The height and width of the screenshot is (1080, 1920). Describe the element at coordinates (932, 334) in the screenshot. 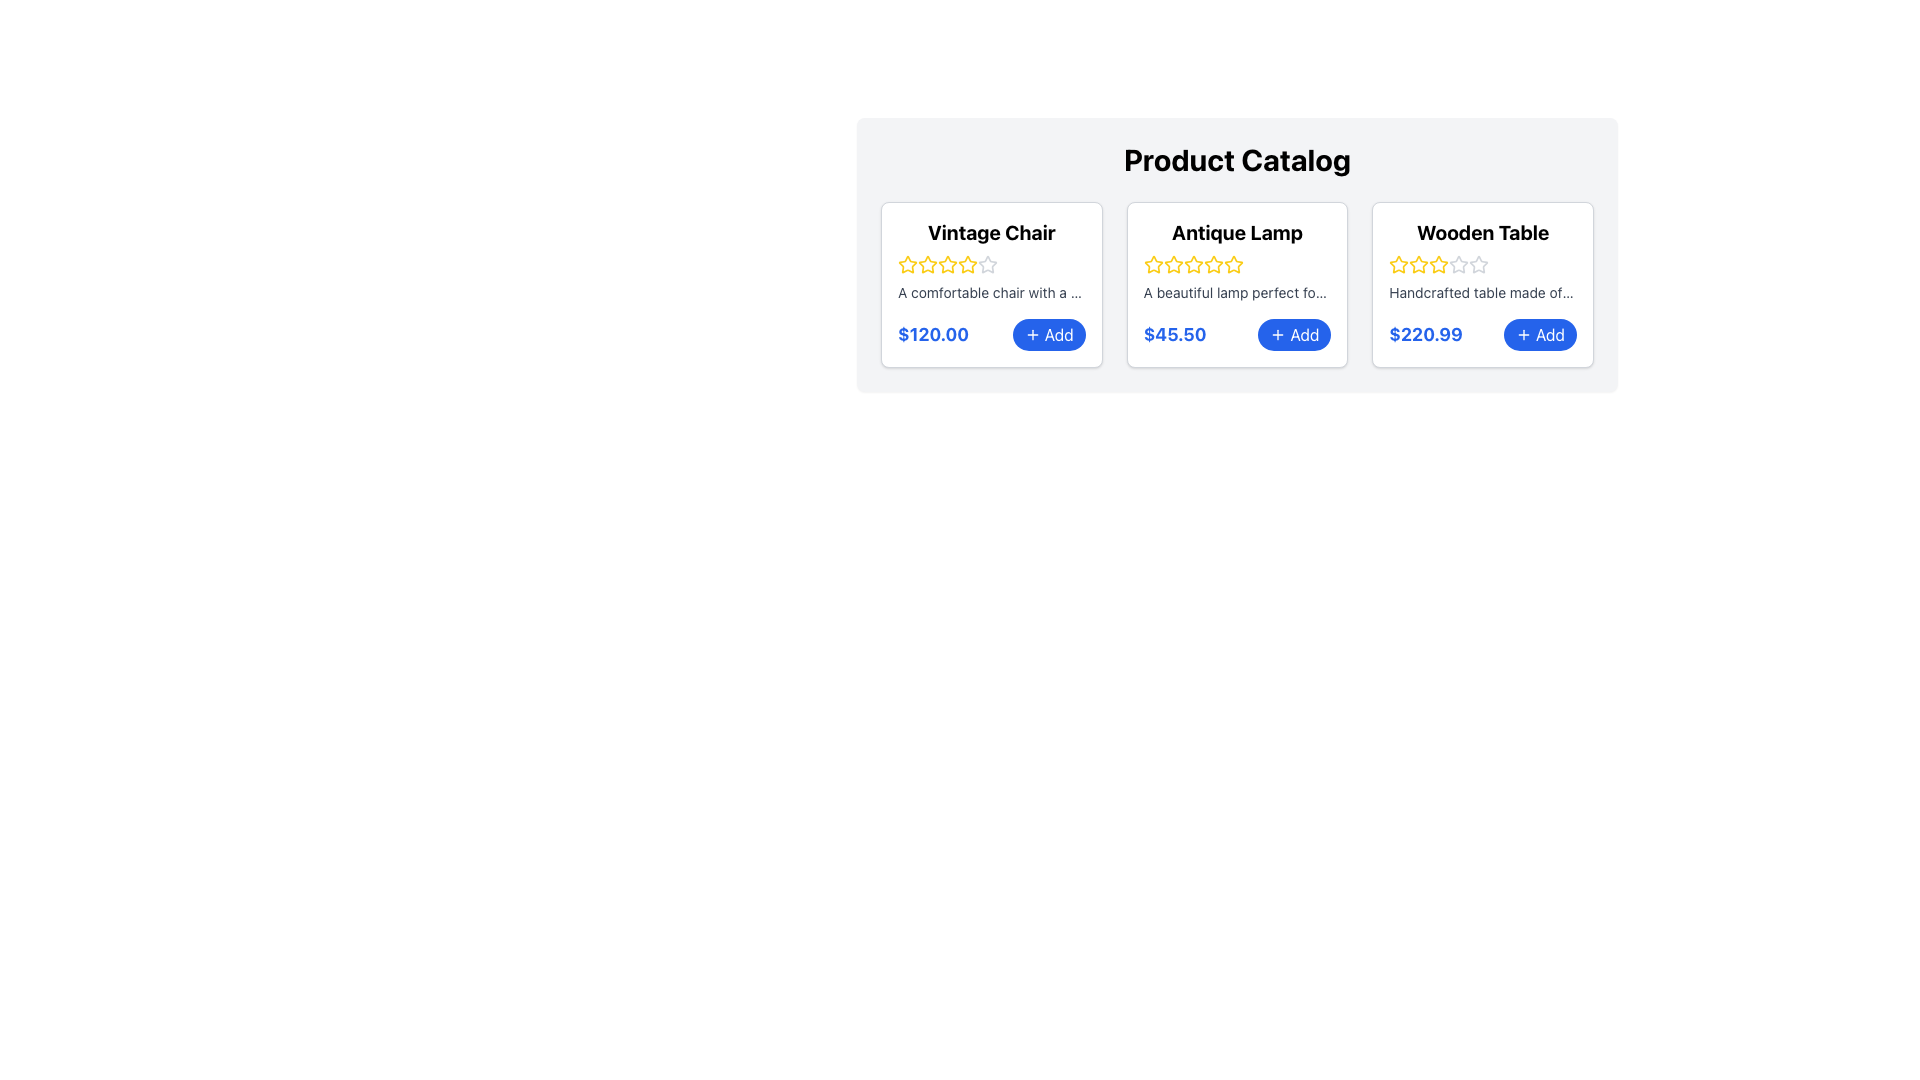

I see `the price label displaying '$120.00' in bold blue font located at the bottom left of the first product card ('Vintage Chair')` at that location.